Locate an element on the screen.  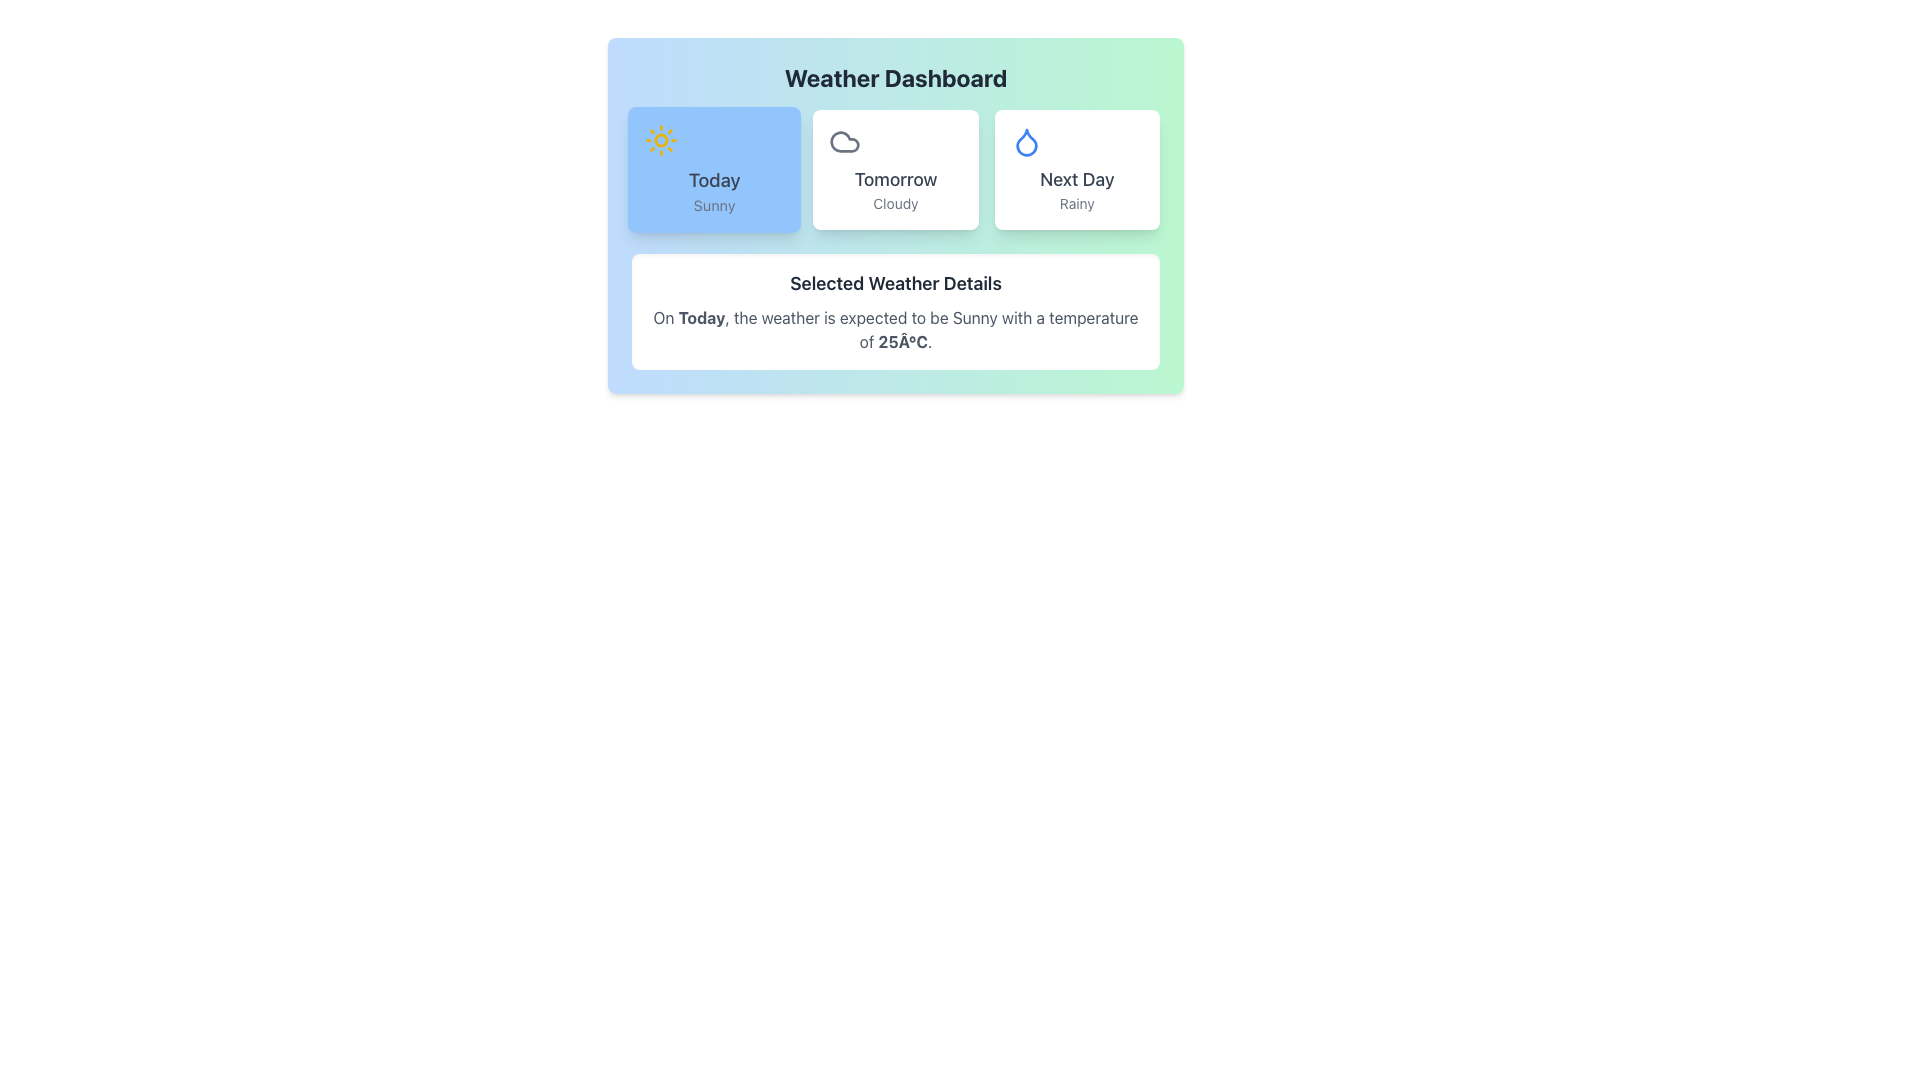
temperature value displayed as '25°C' in bold, dark font within the 'Selected Weather Details' section is located at coordinates (902, 341).